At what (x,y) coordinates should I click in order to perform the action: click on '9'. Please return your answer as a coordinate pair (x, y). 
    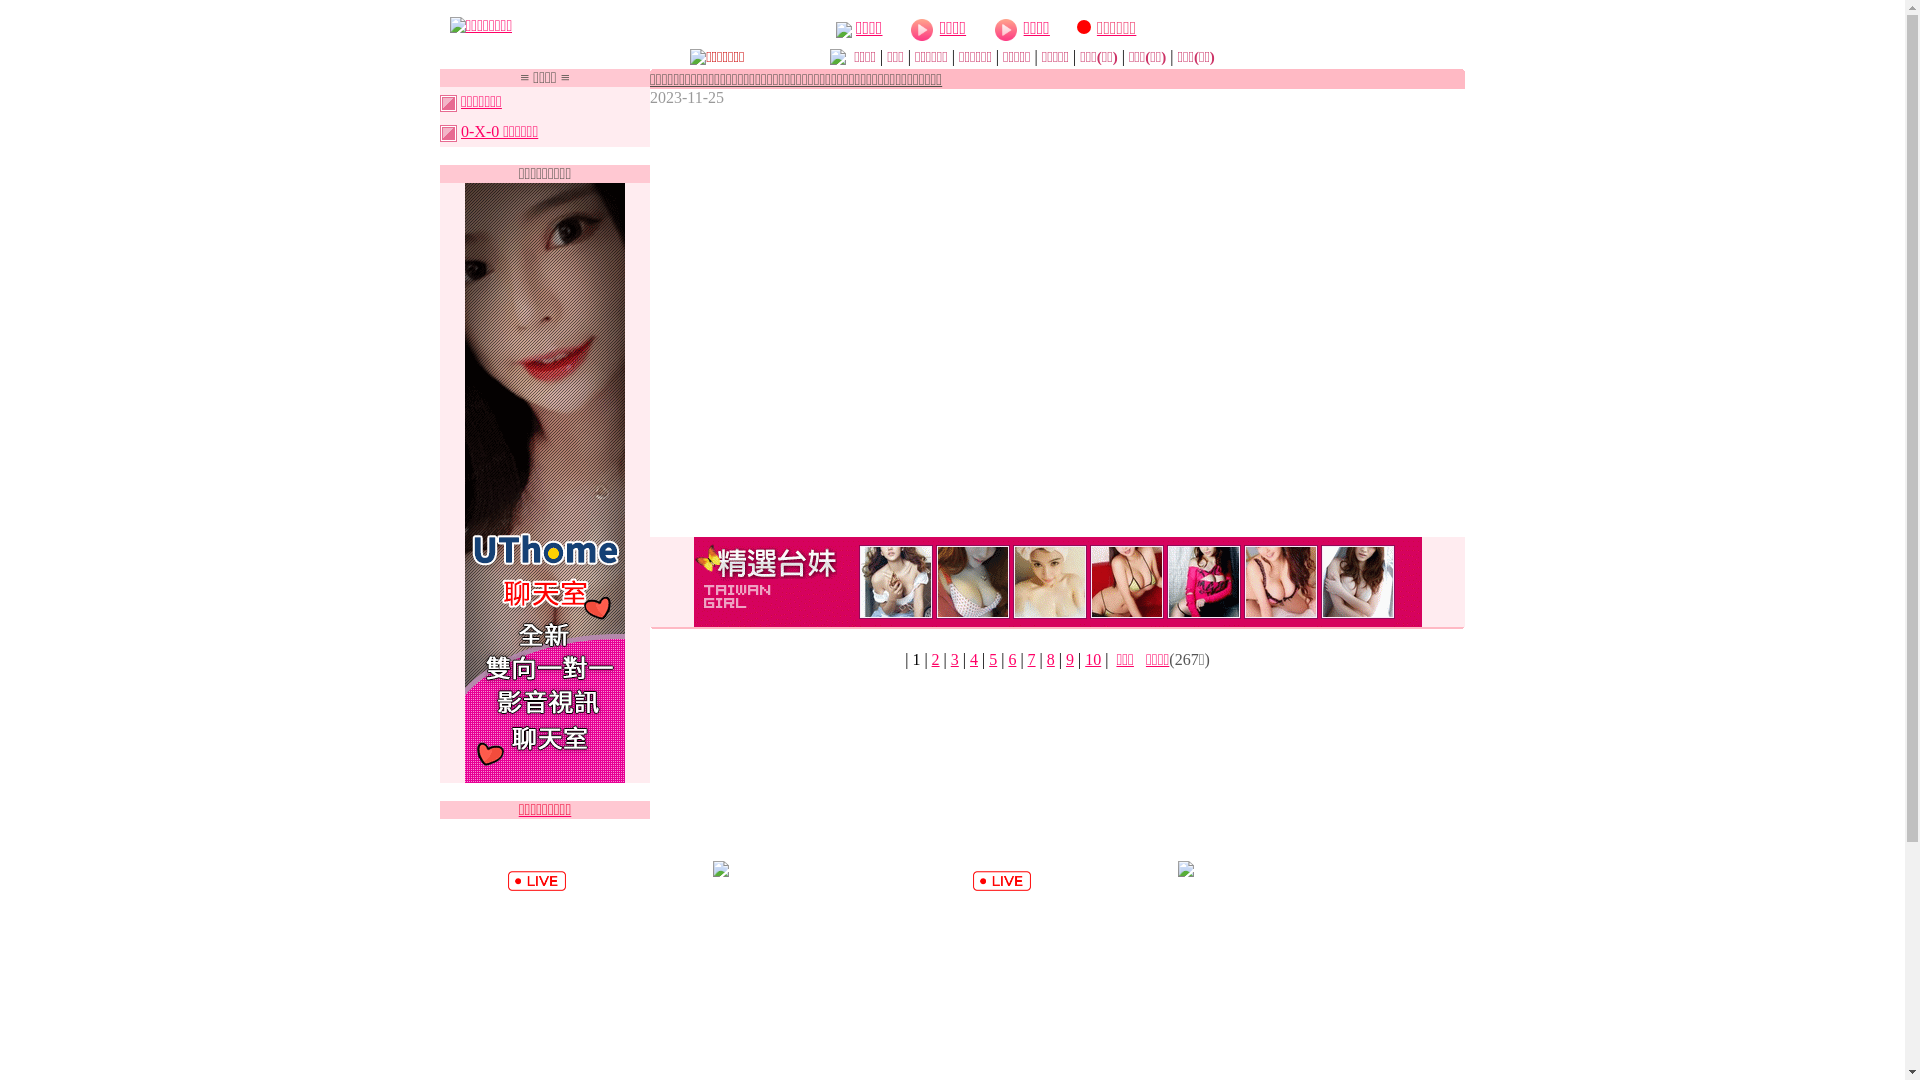
    Looking at the image, I should click on (1069, 659).